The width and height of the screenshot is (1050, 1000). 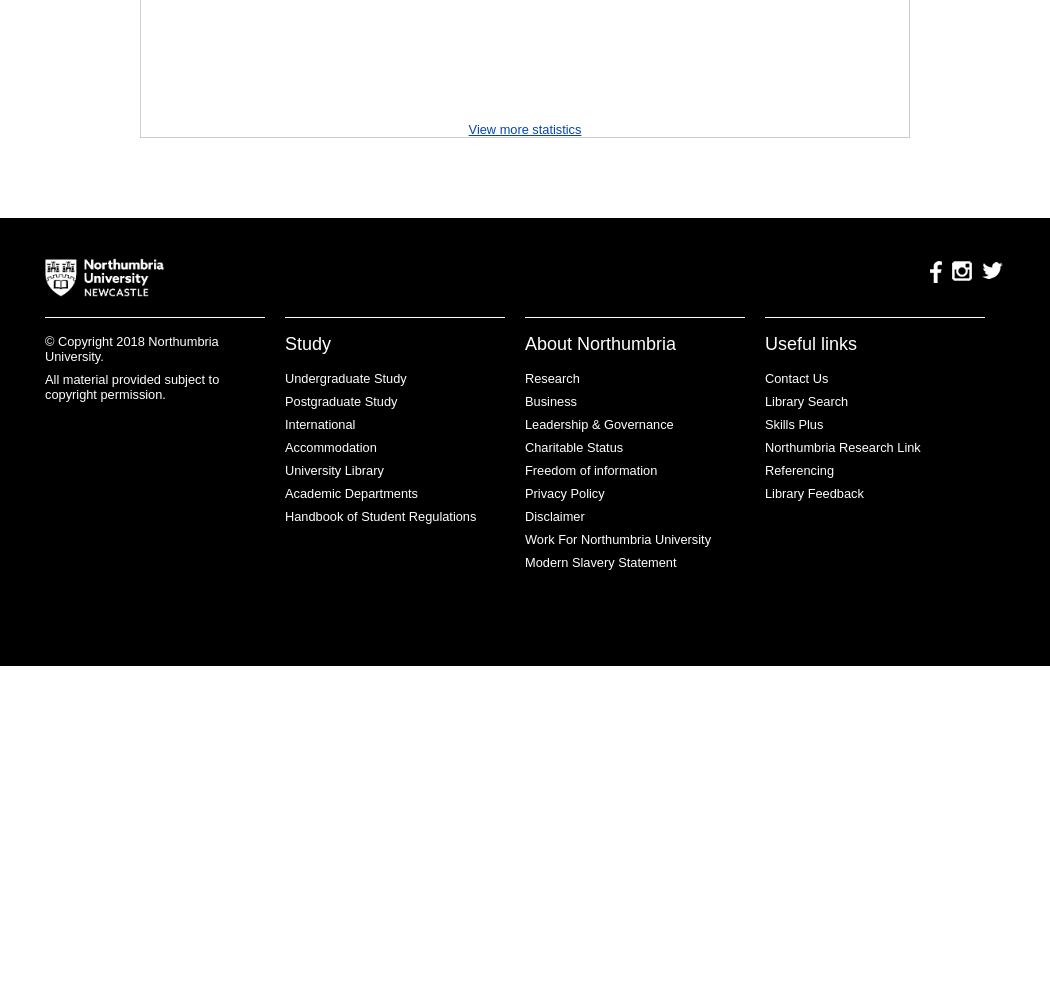 I want to click on 'Leadership & Governance', so click(x=598, y=424).